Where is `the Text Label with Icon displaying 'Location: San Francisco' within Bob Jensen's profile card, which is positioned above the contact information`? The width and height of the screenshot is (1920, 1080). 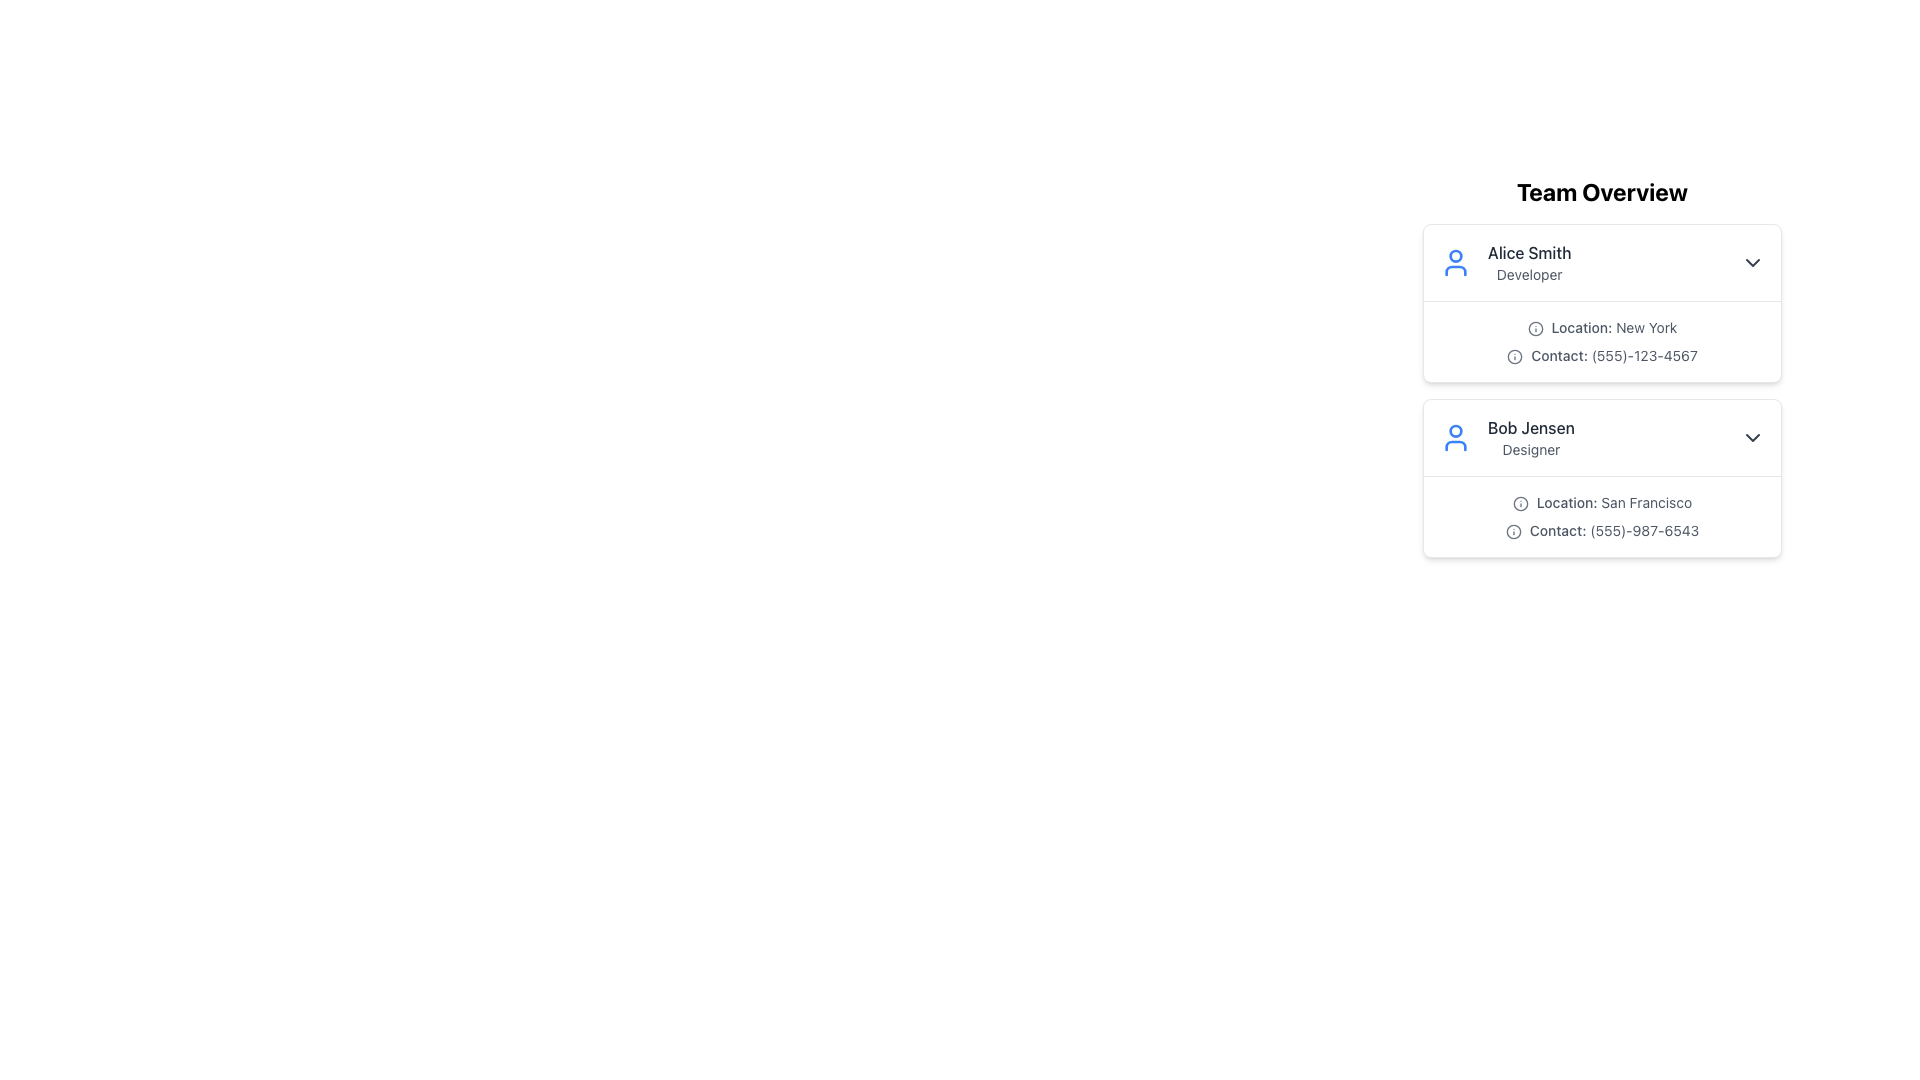
the Text Label with Icon displaying 'Location: San Francisco' within Bob Jensen's profile card, which is positioned above the contact information is located at coordinates (1602, 501).